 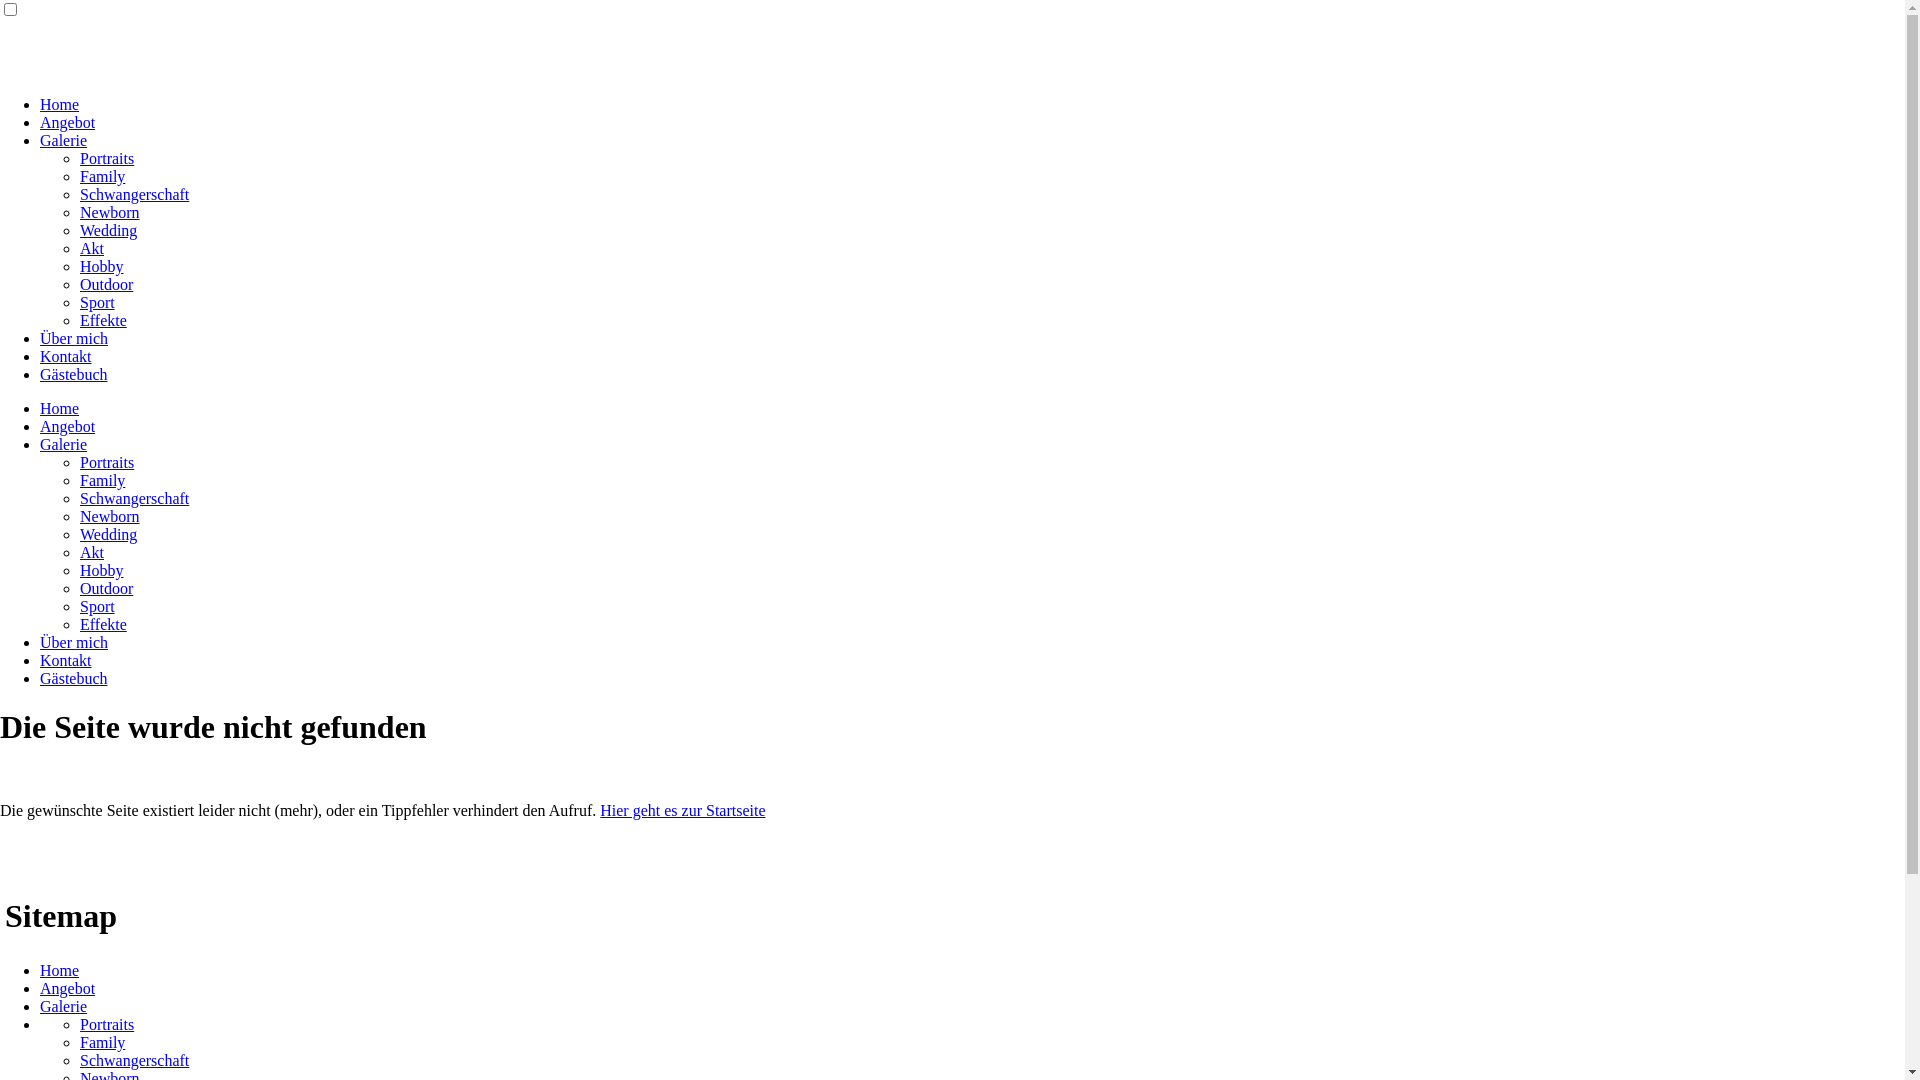 What do you see at coordinates (109, 515) in the screenshot?
I see `'Newborn'` at bounding box center [109, 515].